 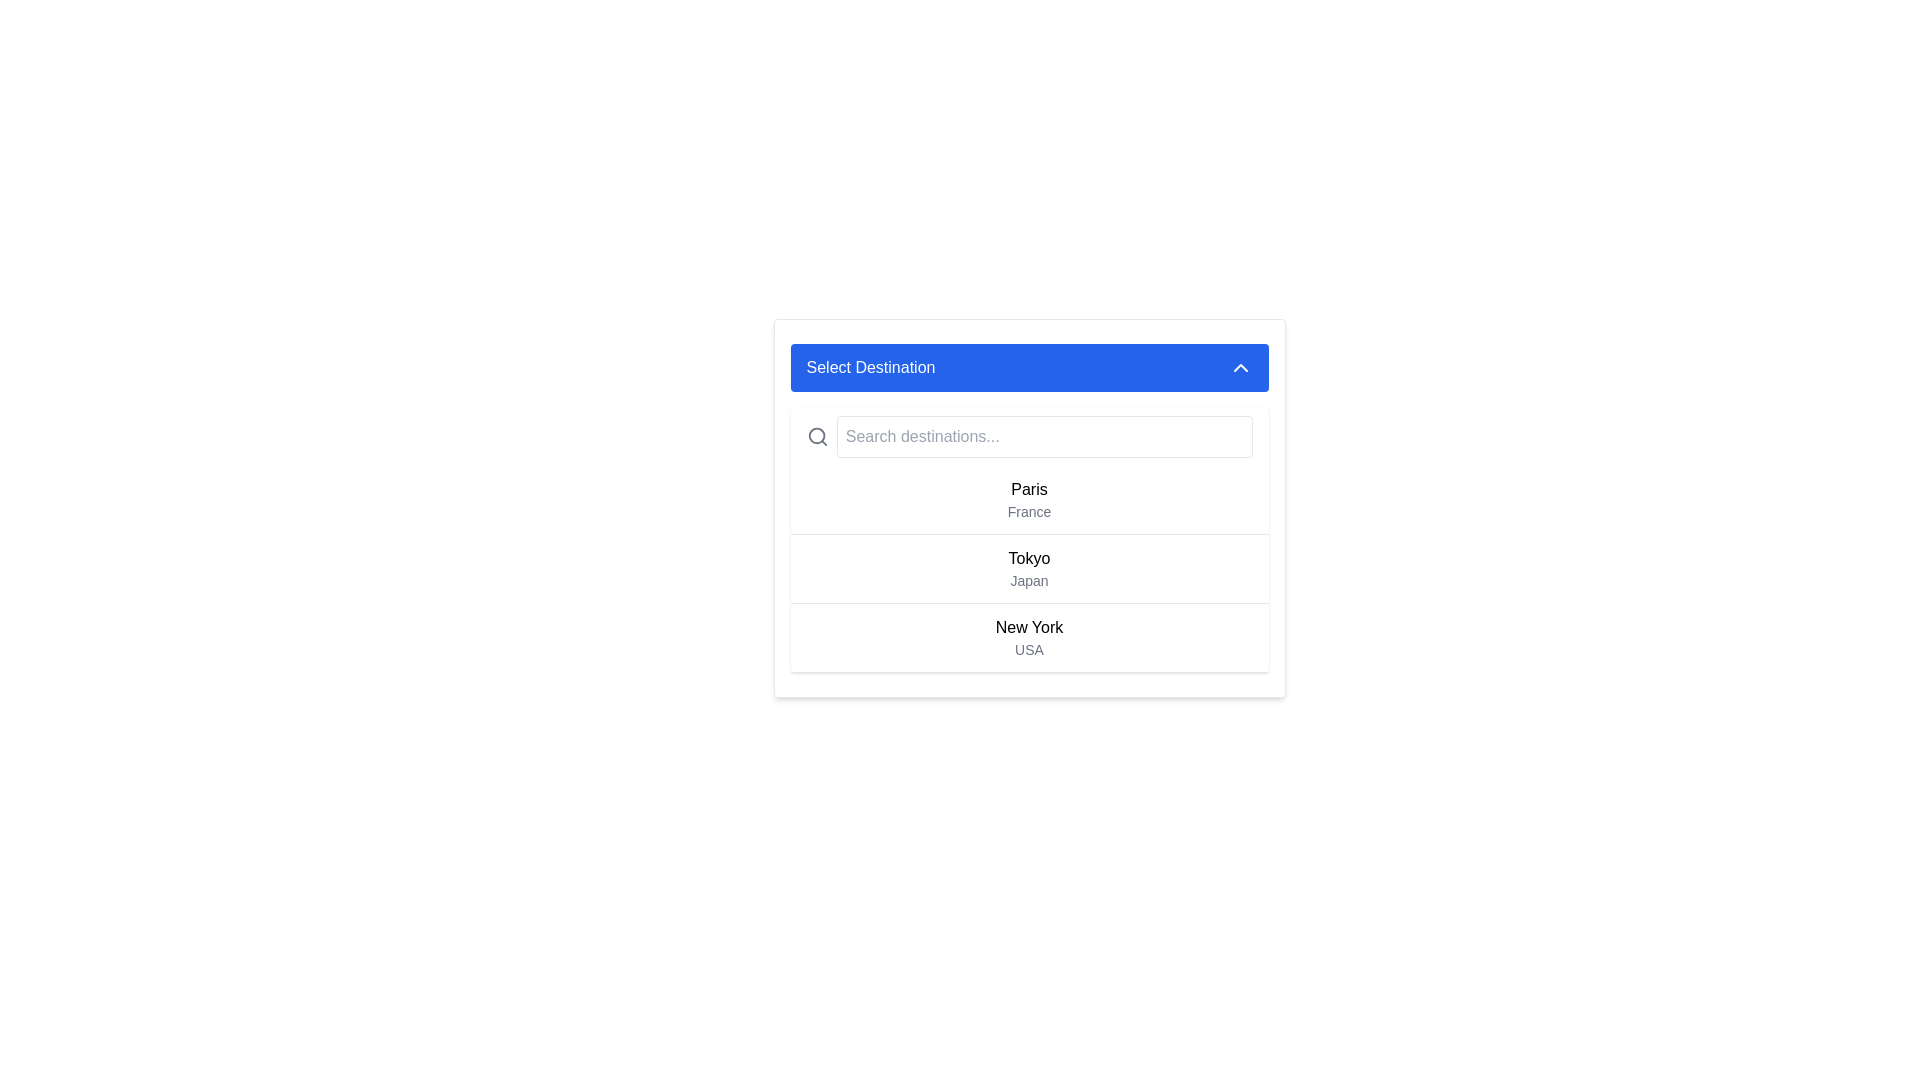 What do you see at coordinates (1029, 638) in the screenshot?
I see `the third selectable option in the list labeled 'Select Destination' to choose 'New York'` at bounding box center [1029, 638].